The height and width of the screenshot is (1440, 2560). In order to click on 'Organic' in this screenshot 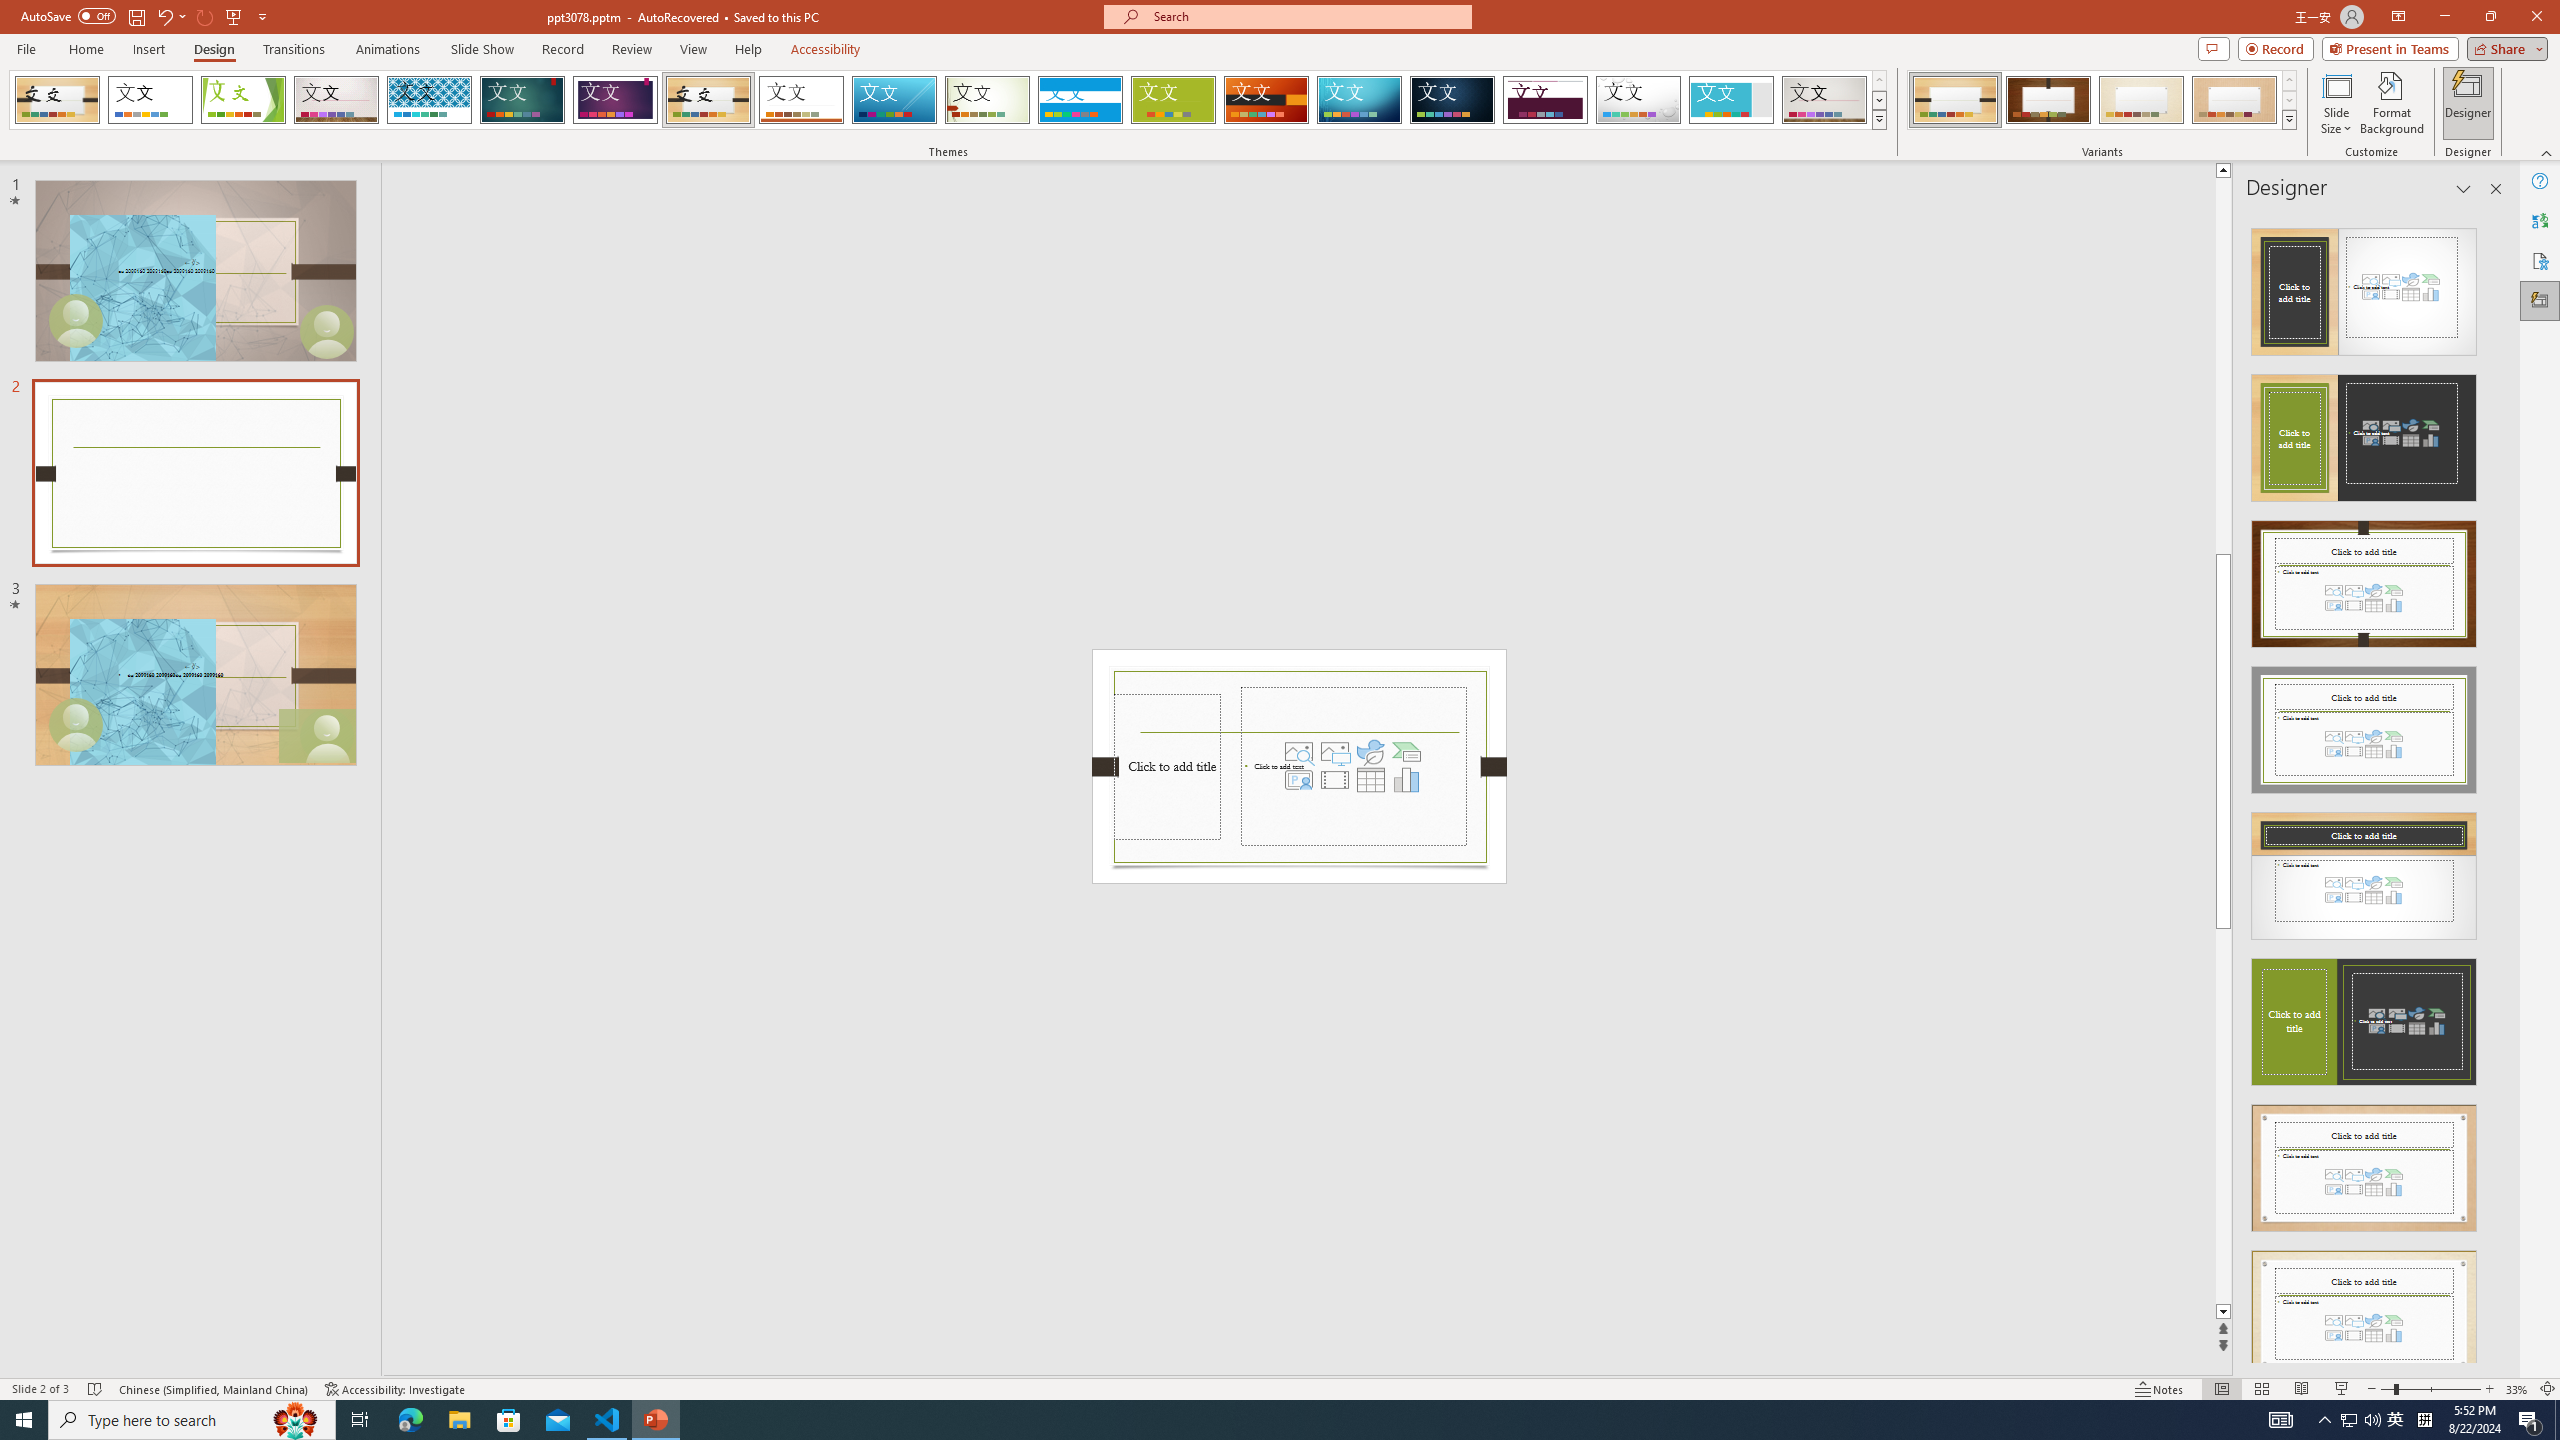, I will do `click(709, 99)`.